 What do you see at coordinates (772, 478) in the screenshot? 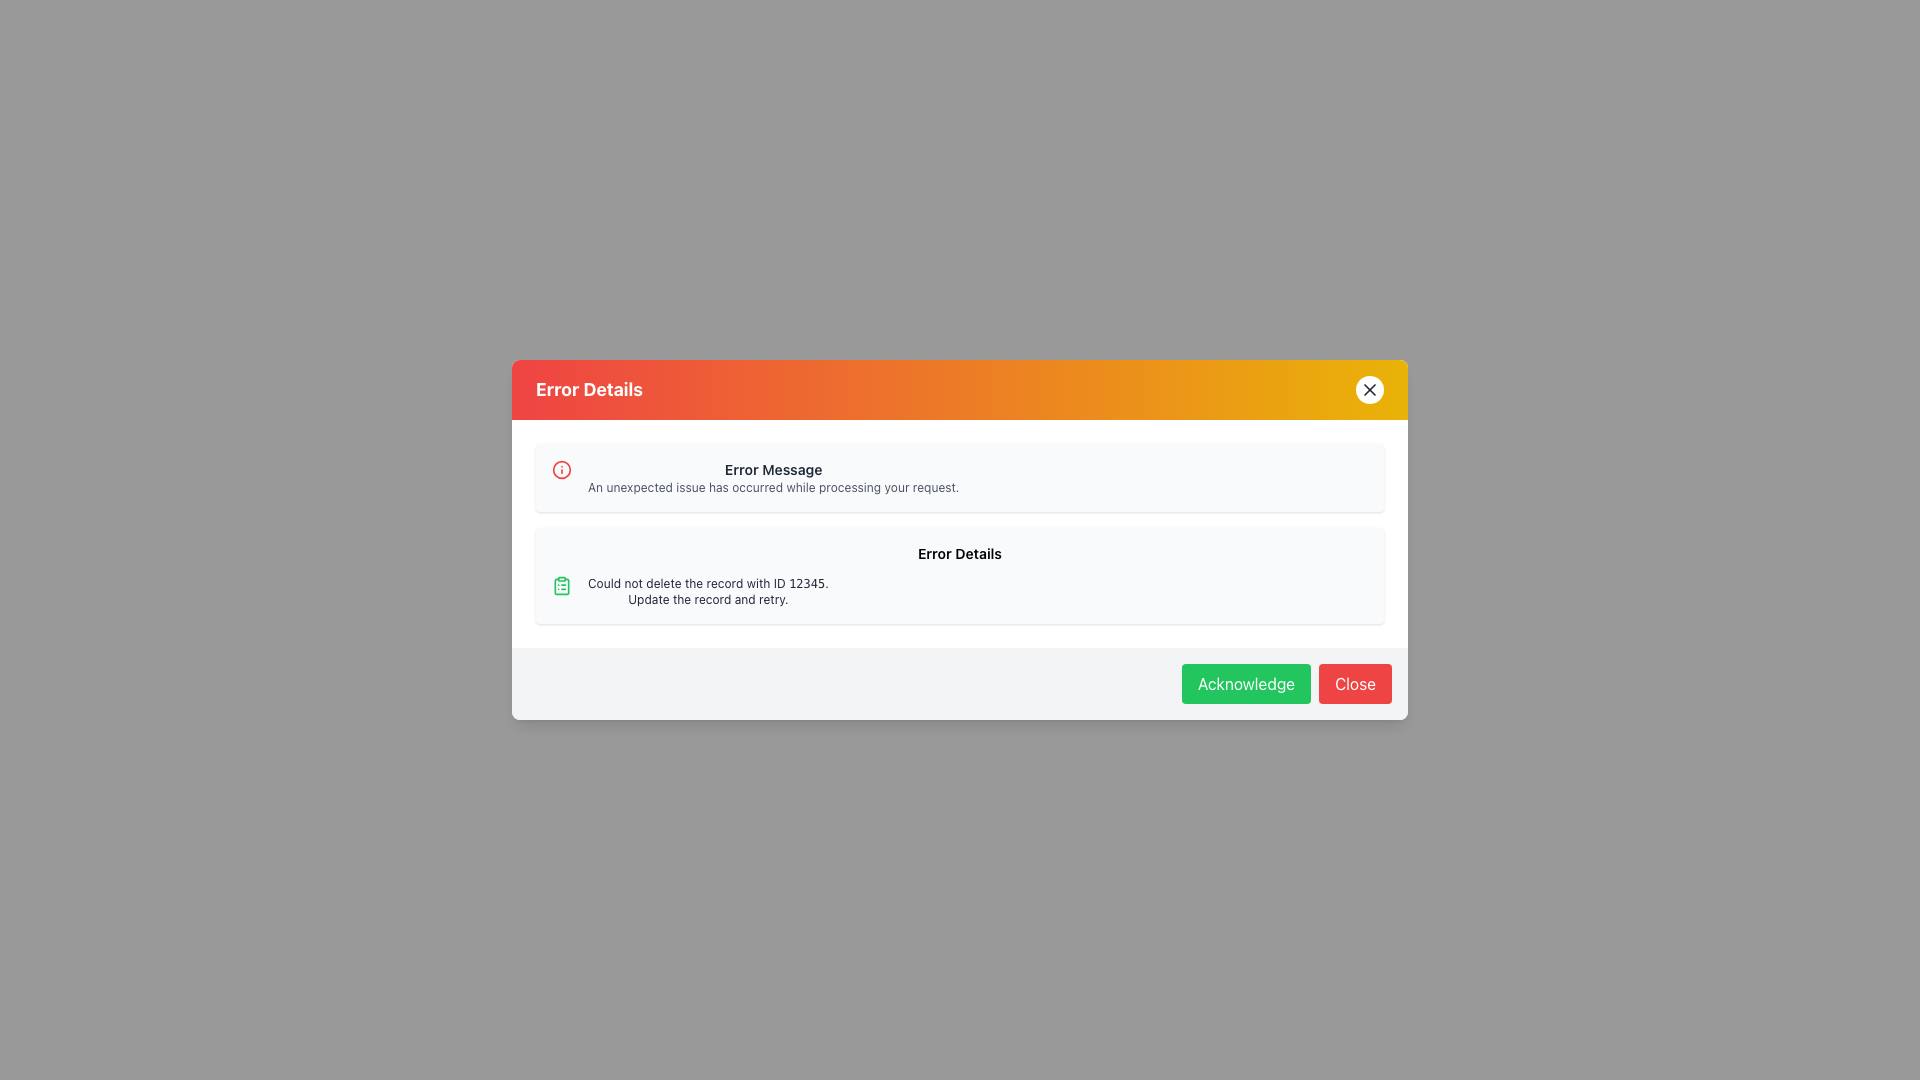
I see `the Text Block displaying an 'Error Message' and its description, located in the top section of the modal dialog box` at bounding box center [772, 478].